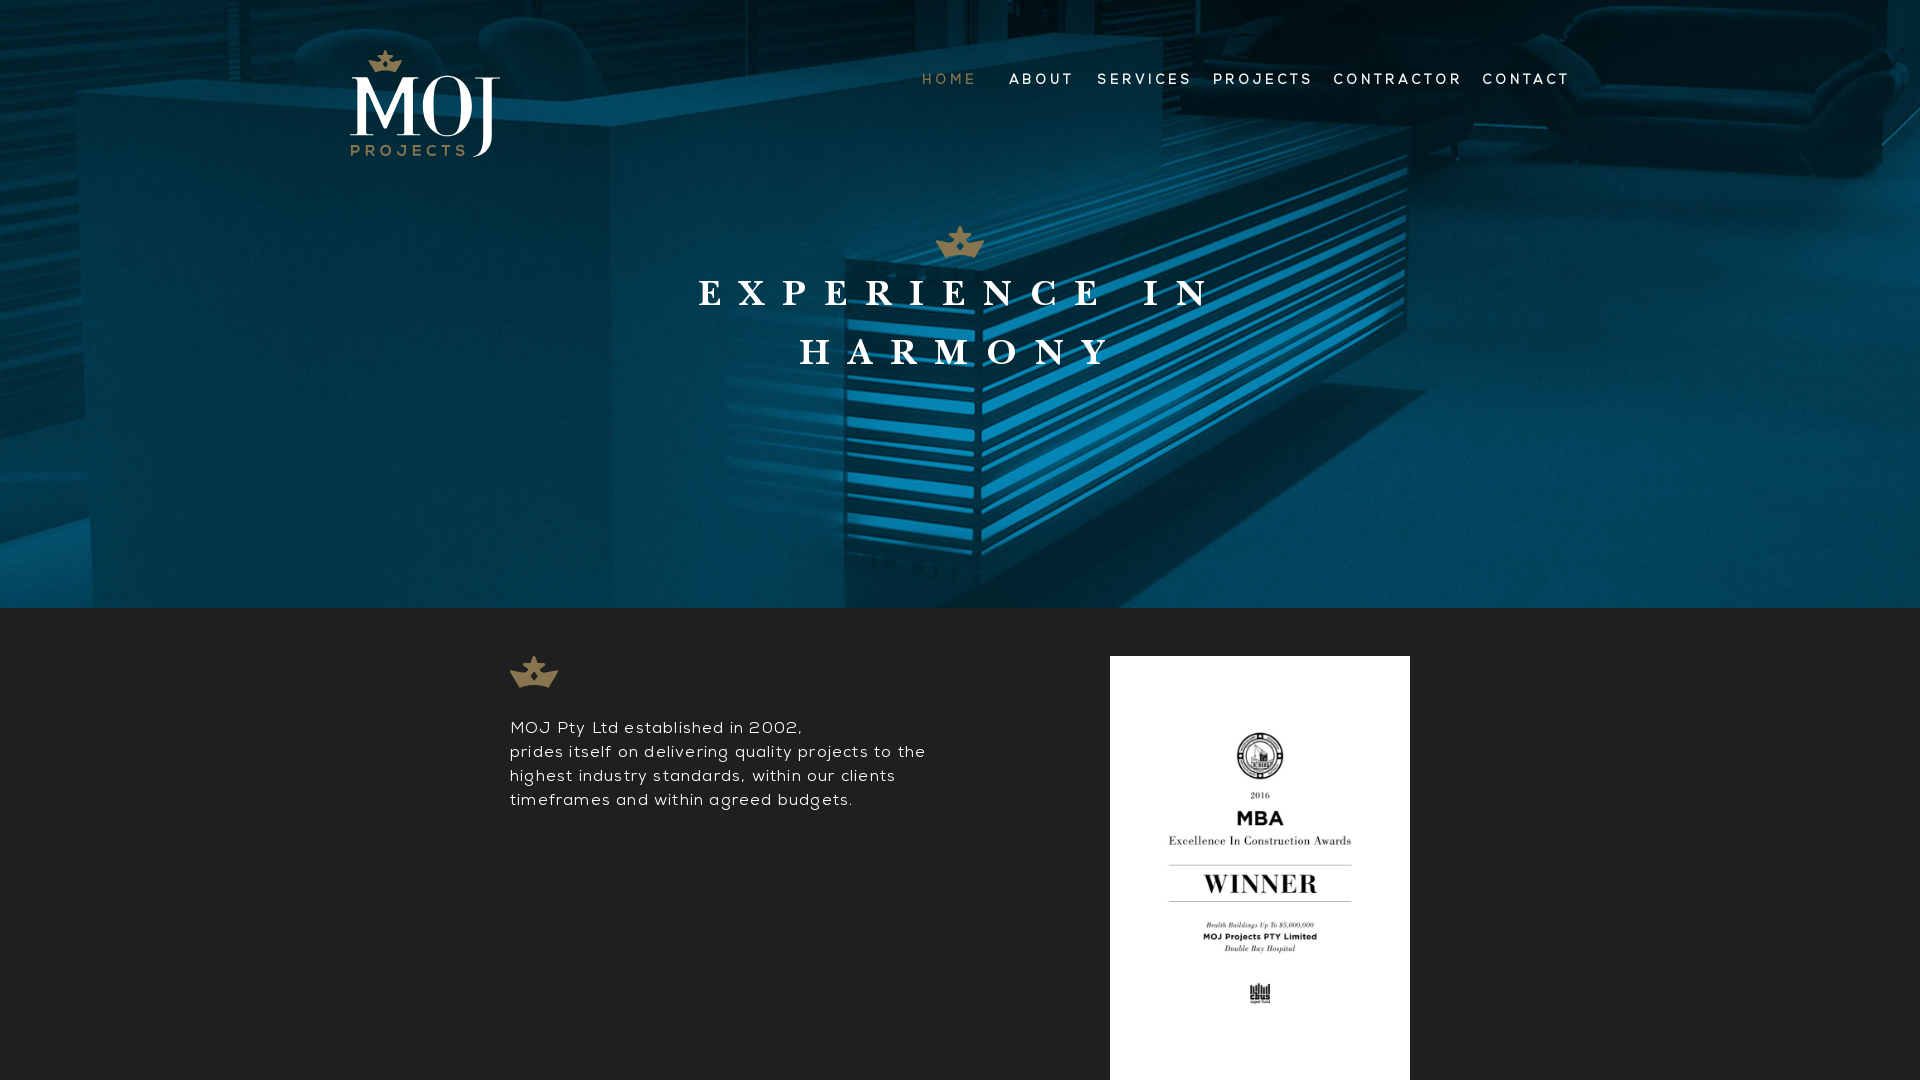 The image size is (1920, 1080). What do you see at coordinates (996, 80) in the screenshot?
I see `'ABOUT'` at bounding box center [996, 80].